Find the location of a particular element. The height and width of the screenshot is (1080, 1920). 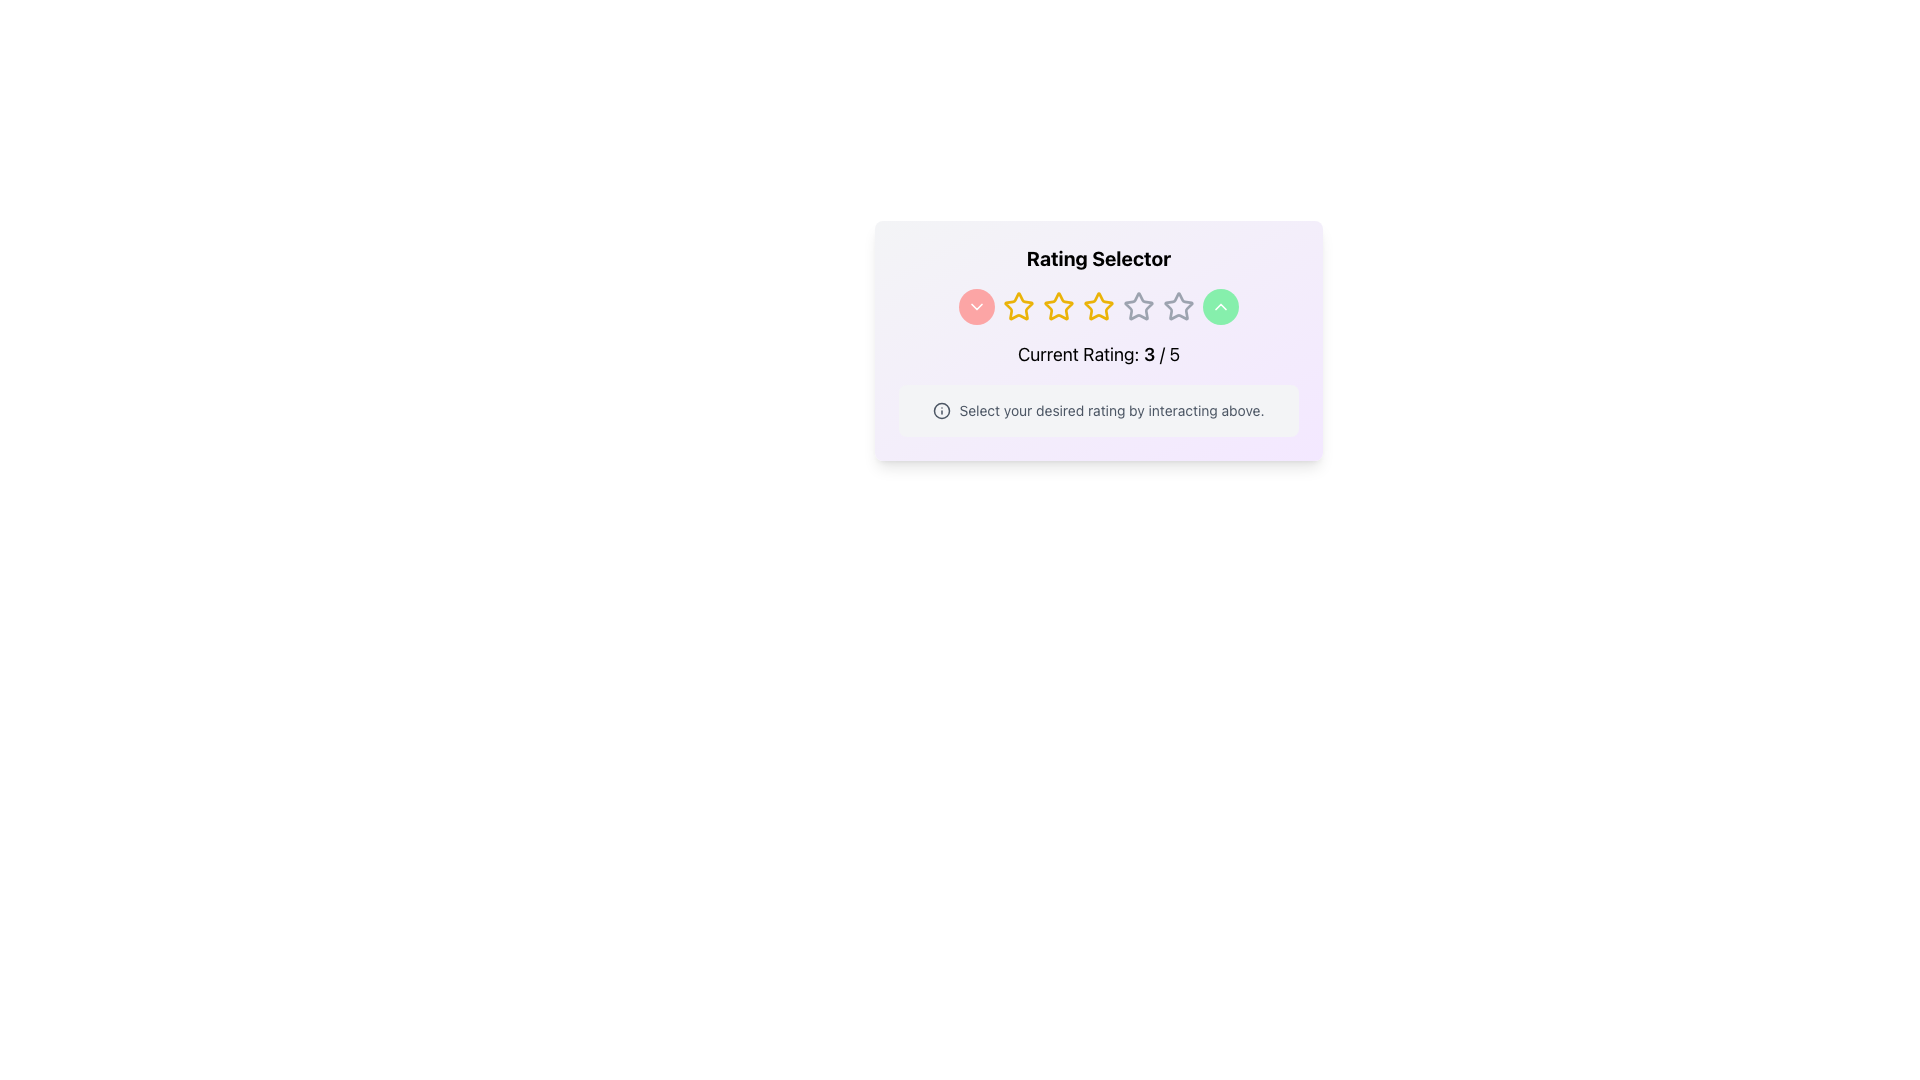

the small upward-pointing chevron icon, which is styled as a white outlined triangle on a green circular background, located within the green circular button on the right side of the rating interface is located at coordinates (1219, 307).